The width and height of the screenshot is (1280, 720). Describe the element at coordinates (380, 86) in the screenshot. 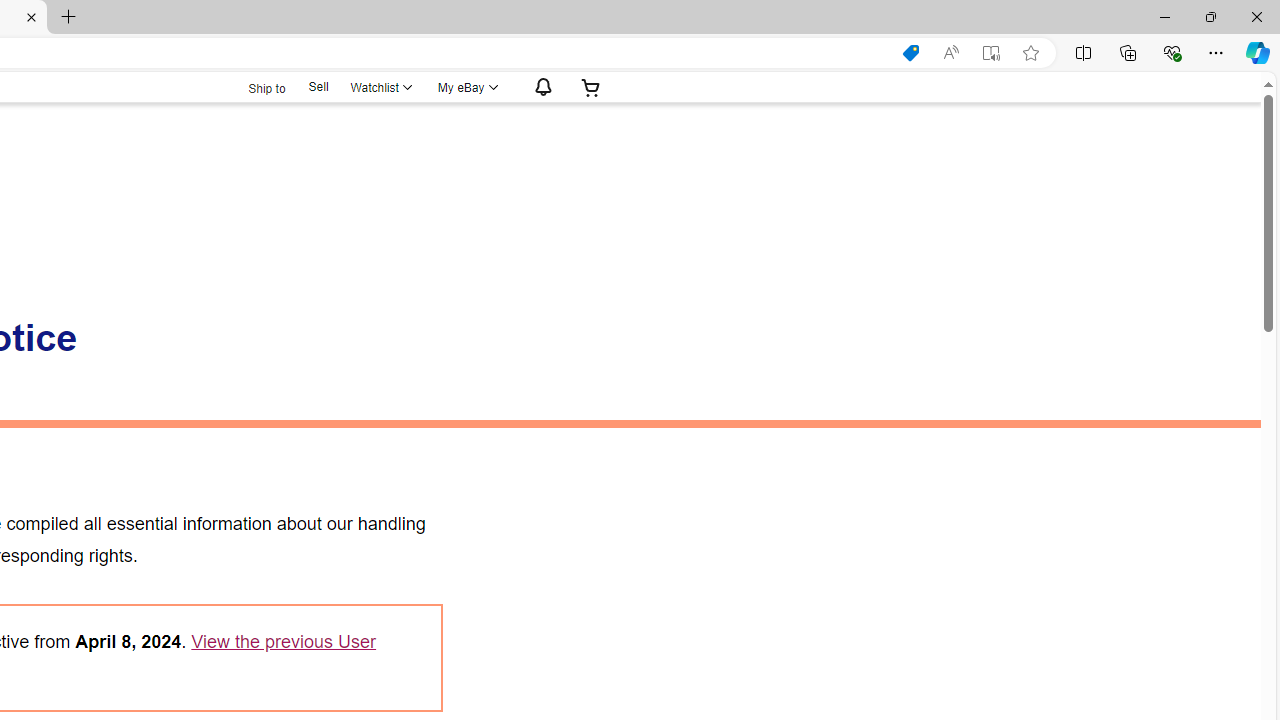

I see `'Watchlist'` at that location.